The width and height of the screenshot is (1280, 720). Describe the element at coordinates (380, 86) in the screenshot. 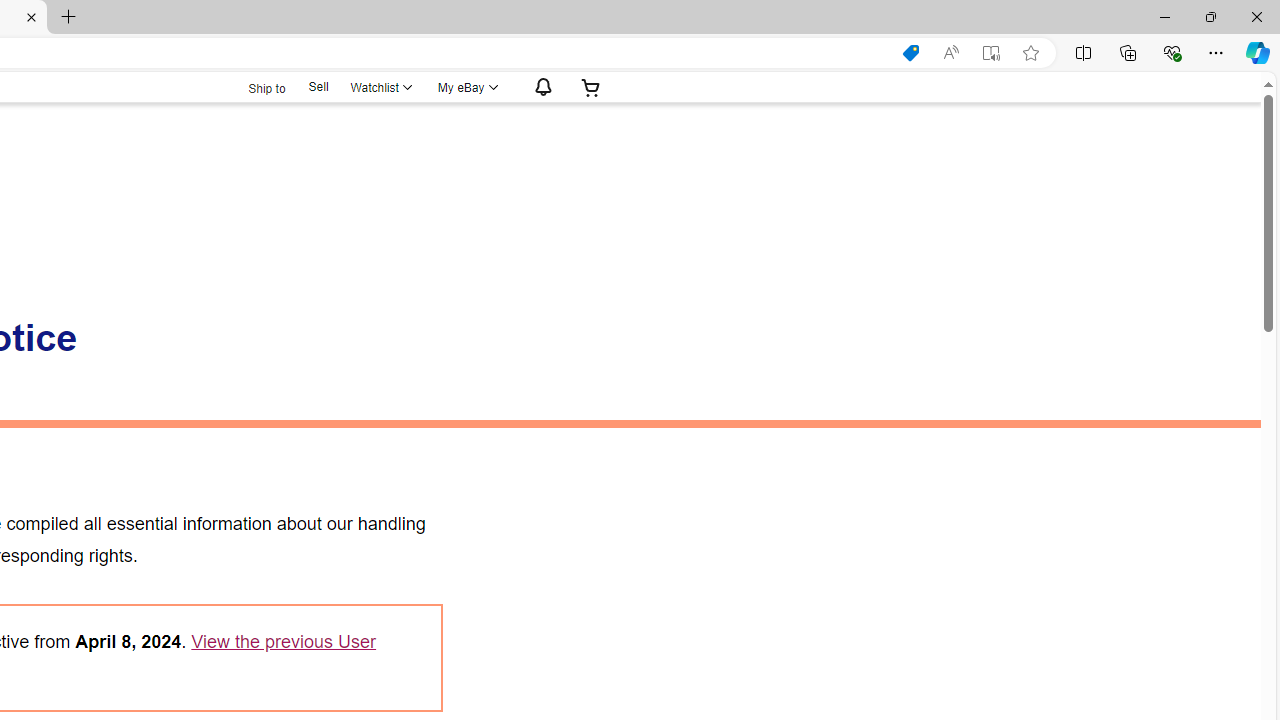

I see `'Watchlist'` at that location.